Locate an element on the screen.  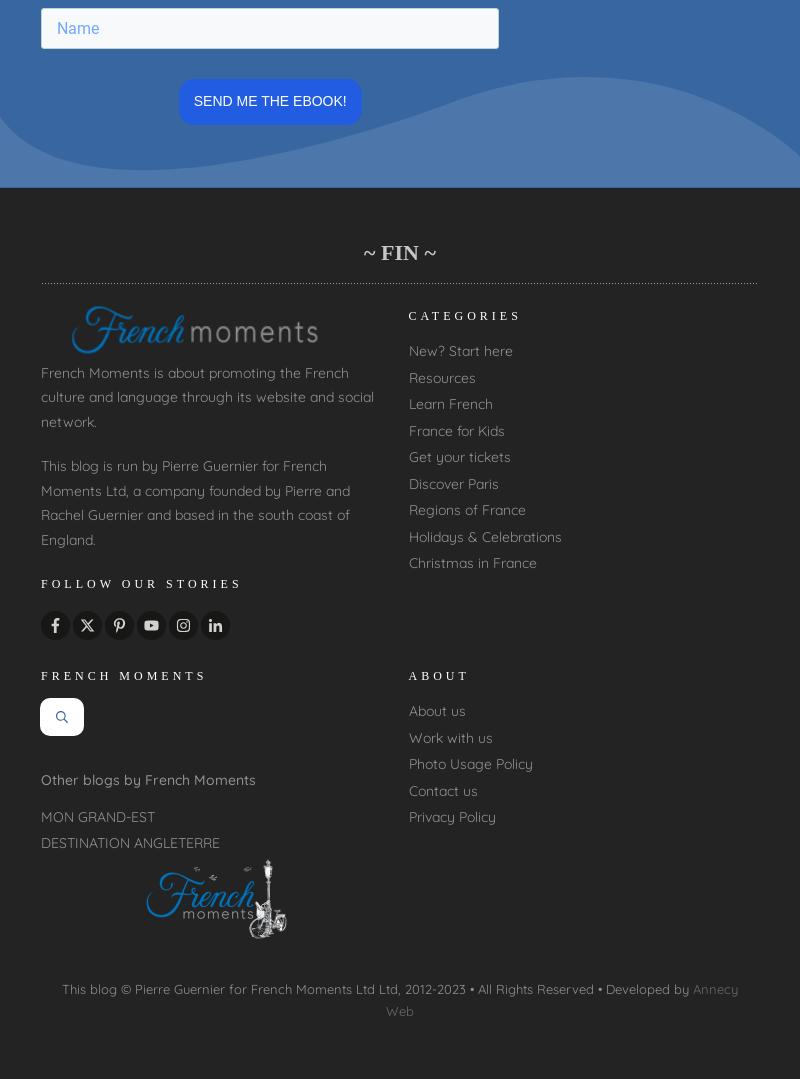
'CATEGORIES' is located at coordinates (463, 315).